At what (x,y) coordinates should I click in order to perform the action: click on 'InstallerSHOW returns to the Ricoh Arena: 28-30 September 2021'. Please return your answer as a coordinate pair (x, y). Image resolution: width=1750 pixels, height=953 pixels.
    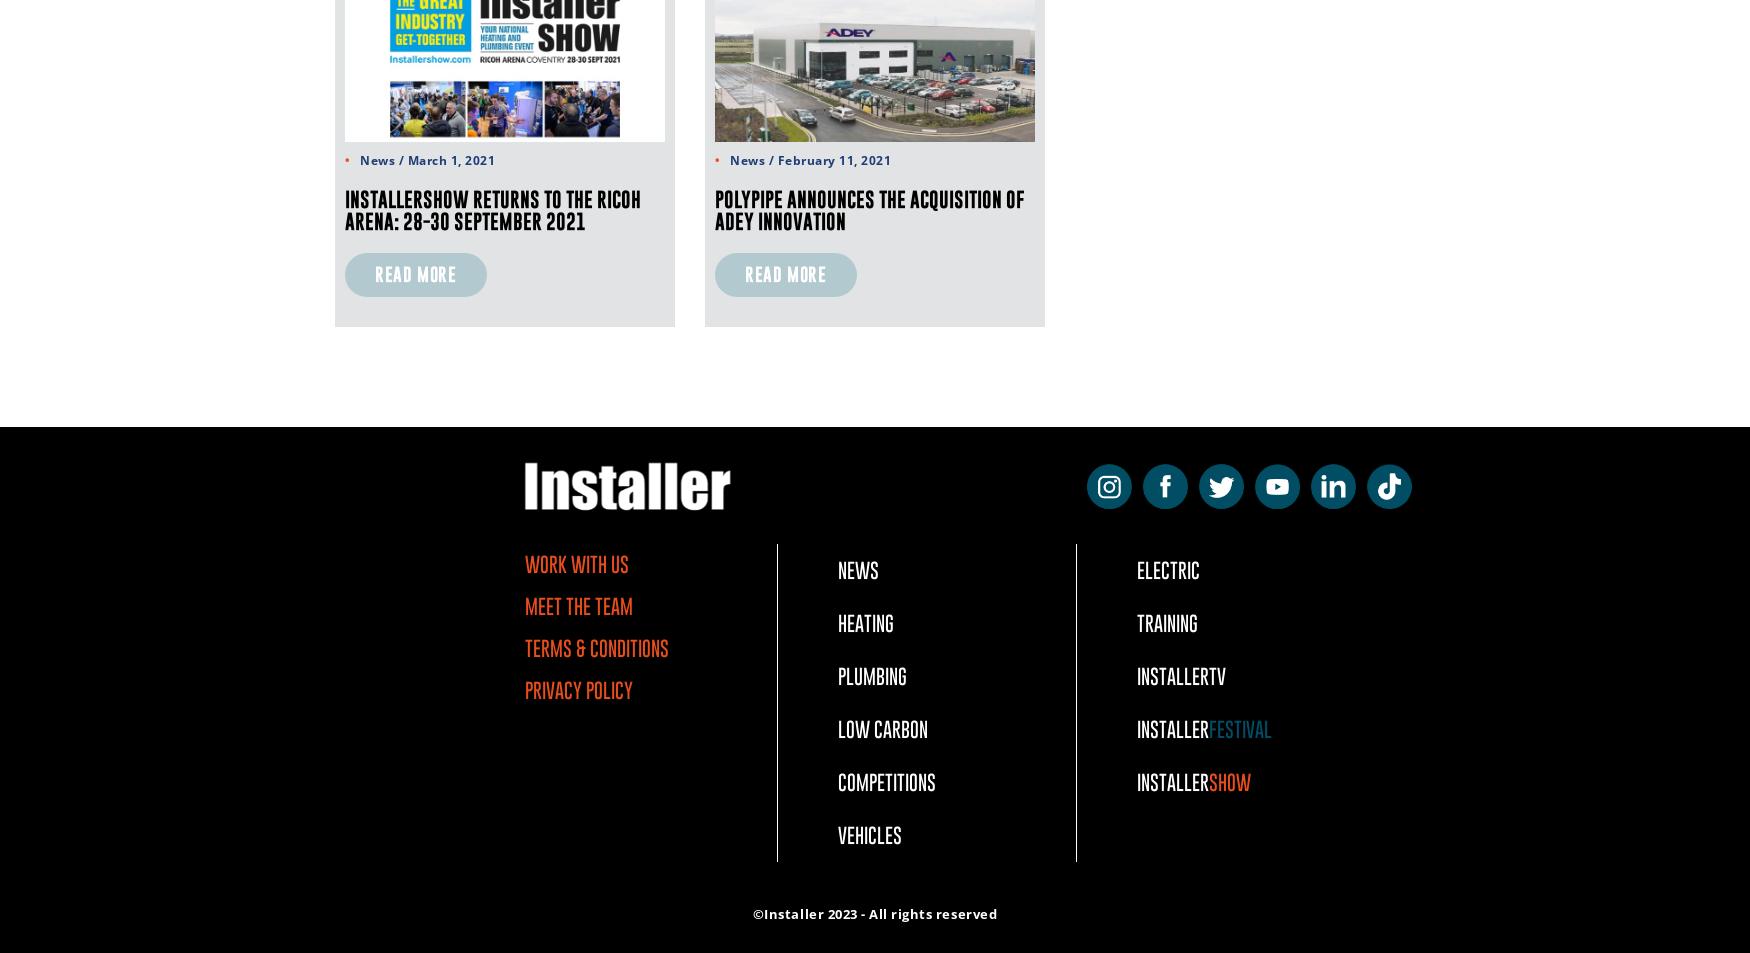
    Looking at the image, I should click on (492, 209).